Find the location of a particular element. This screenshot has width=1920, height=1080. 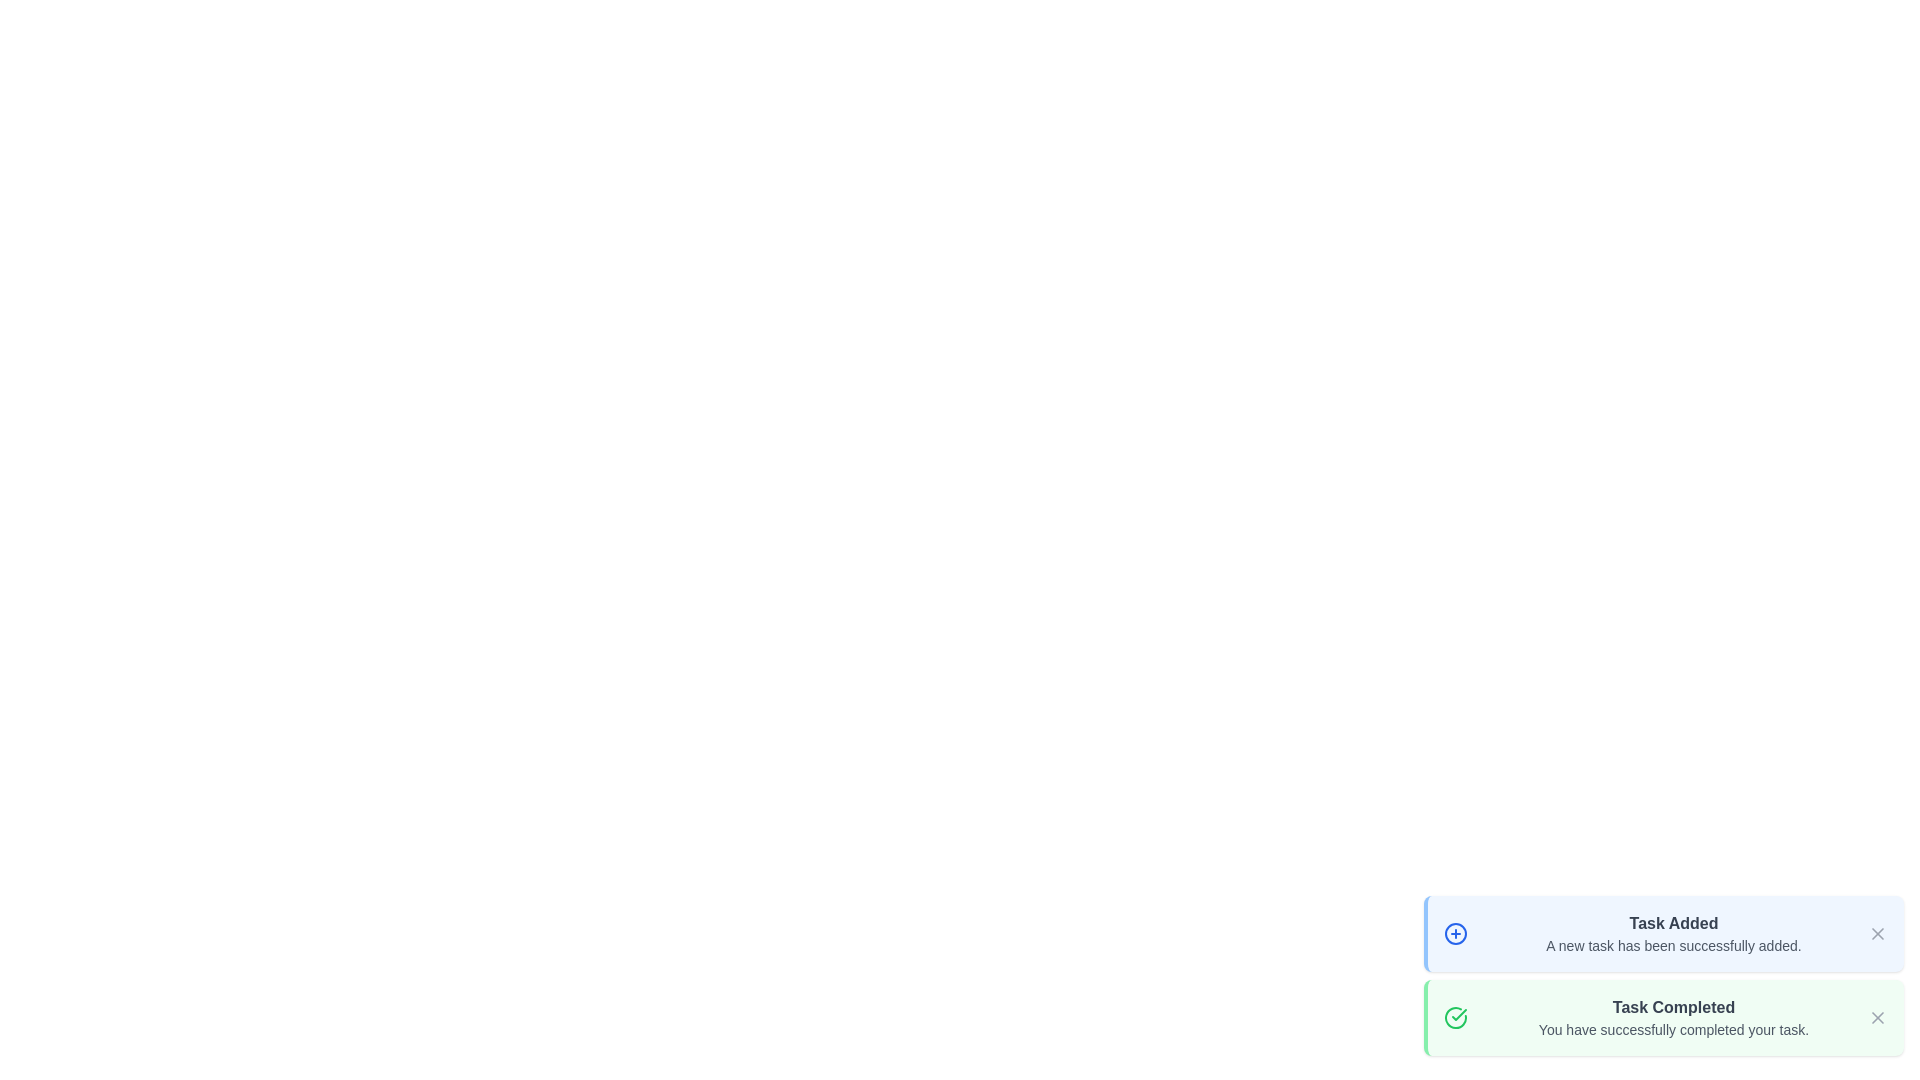

the notification panel element Task Completed notification to interact with it is located at coordinates (1664, 1018).